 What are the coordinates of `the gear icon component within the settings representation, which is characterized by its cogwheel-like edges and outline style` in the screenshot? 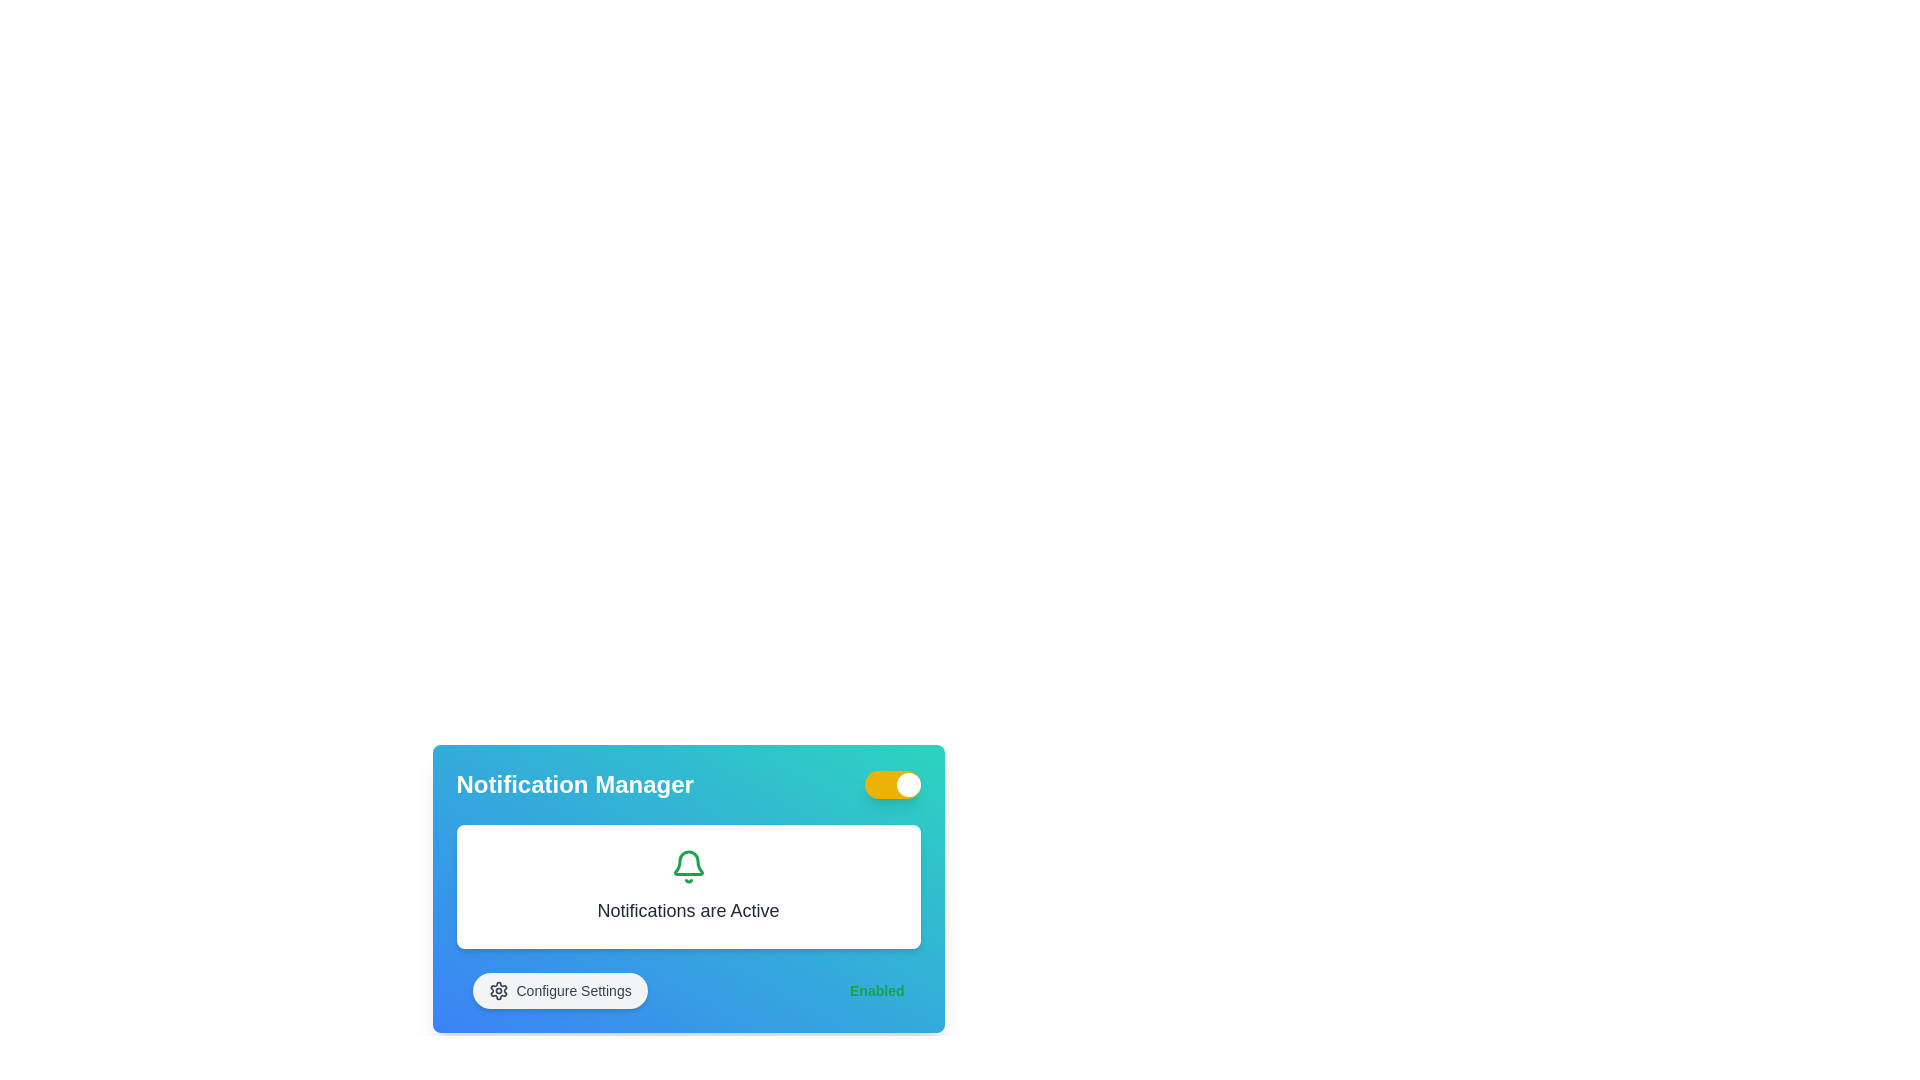 It's located at (498, 991).